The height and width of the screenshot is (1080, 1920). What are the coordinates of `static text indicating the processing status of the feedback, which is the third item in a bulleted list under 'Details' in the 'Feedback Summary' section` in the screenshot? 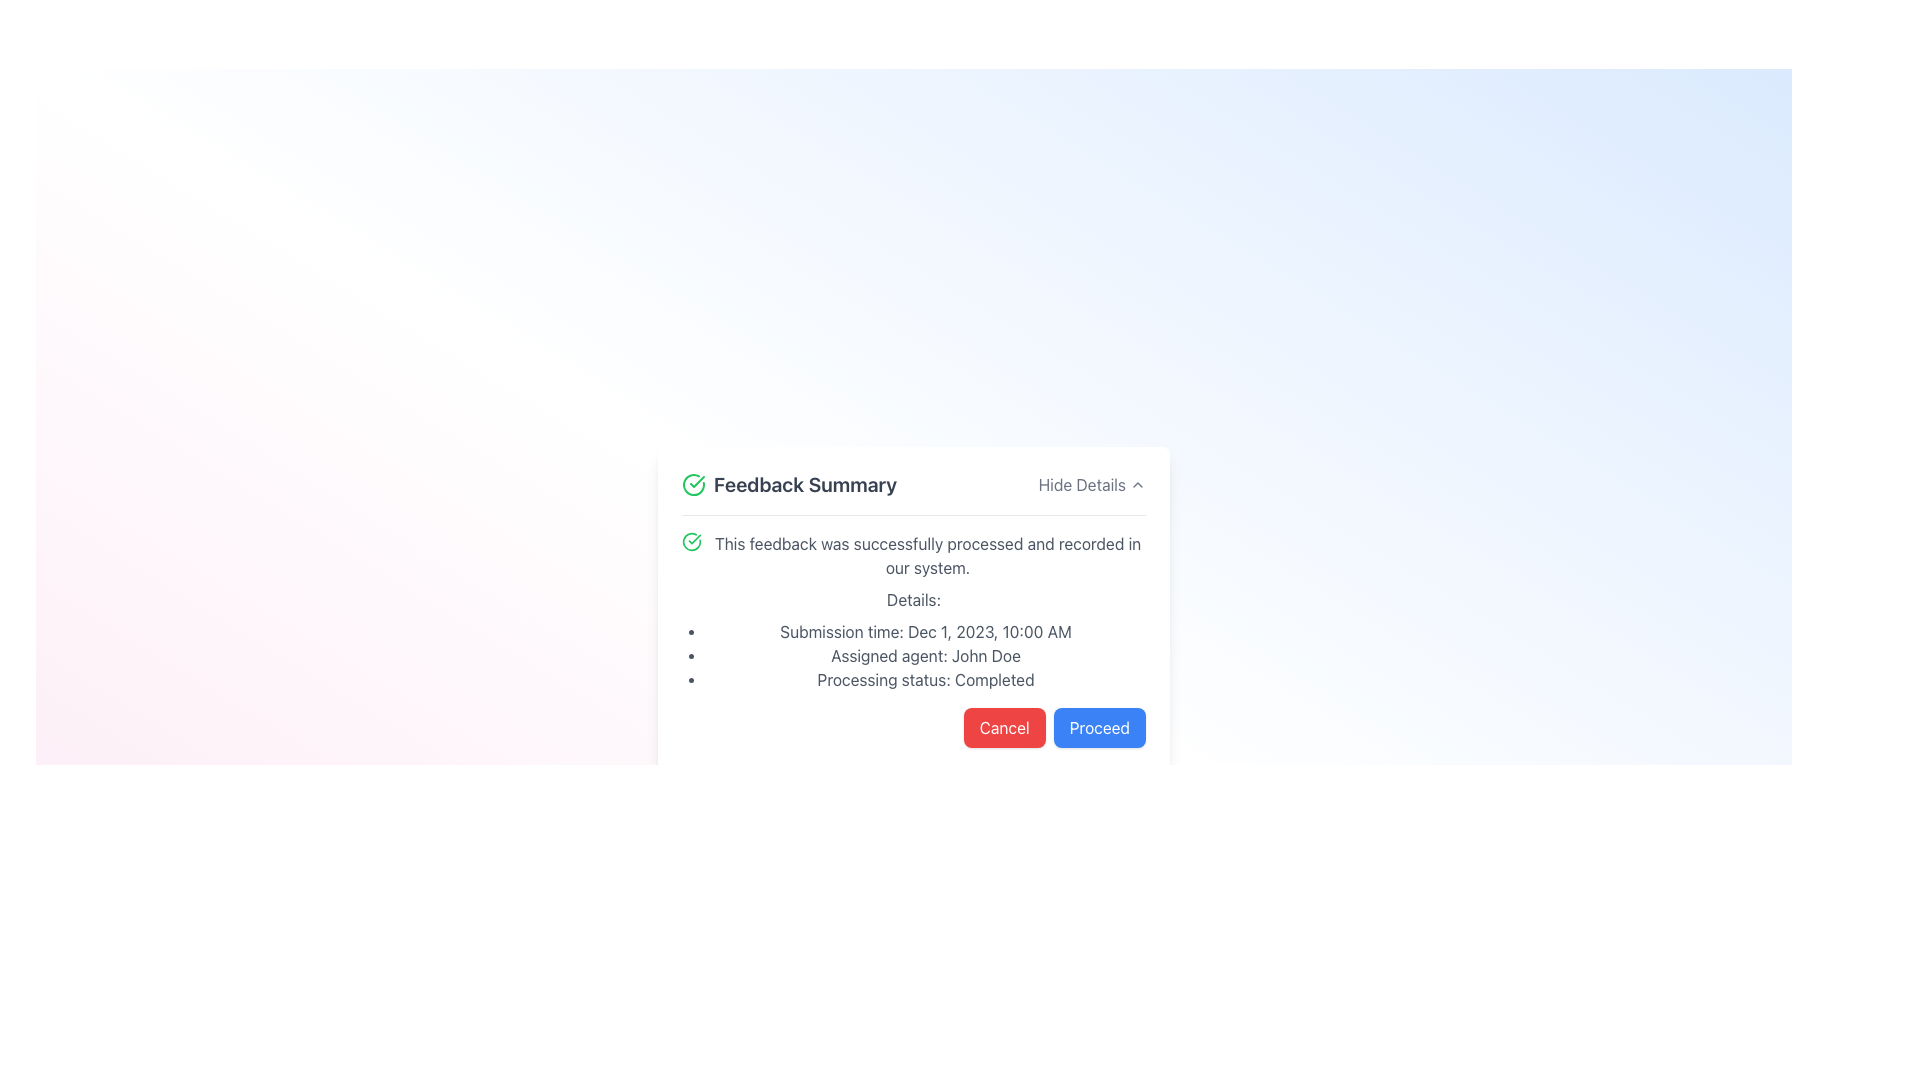 It's located at (925, 678).